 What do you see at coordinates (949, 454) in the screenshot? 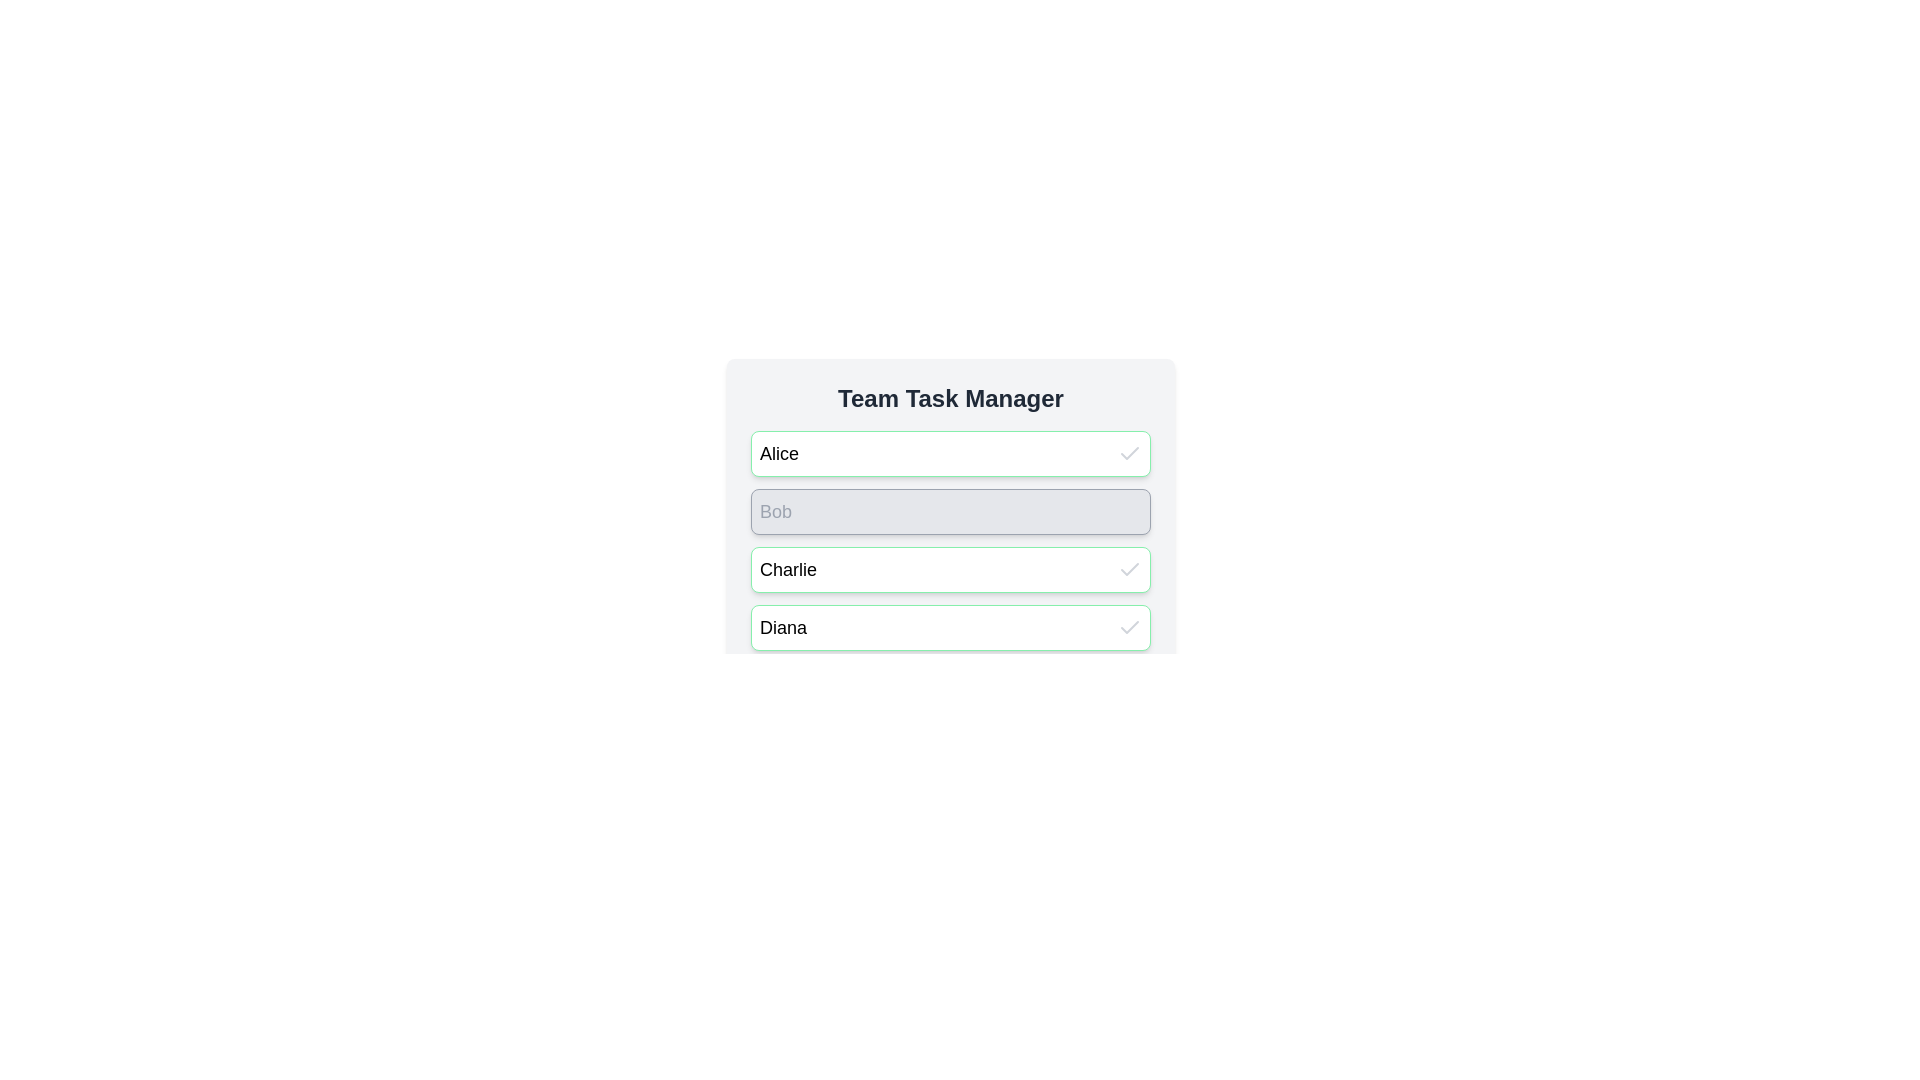
I see `the first list item representing 'Alice' in the Team Task Manager` at bounding box center [949, 454].